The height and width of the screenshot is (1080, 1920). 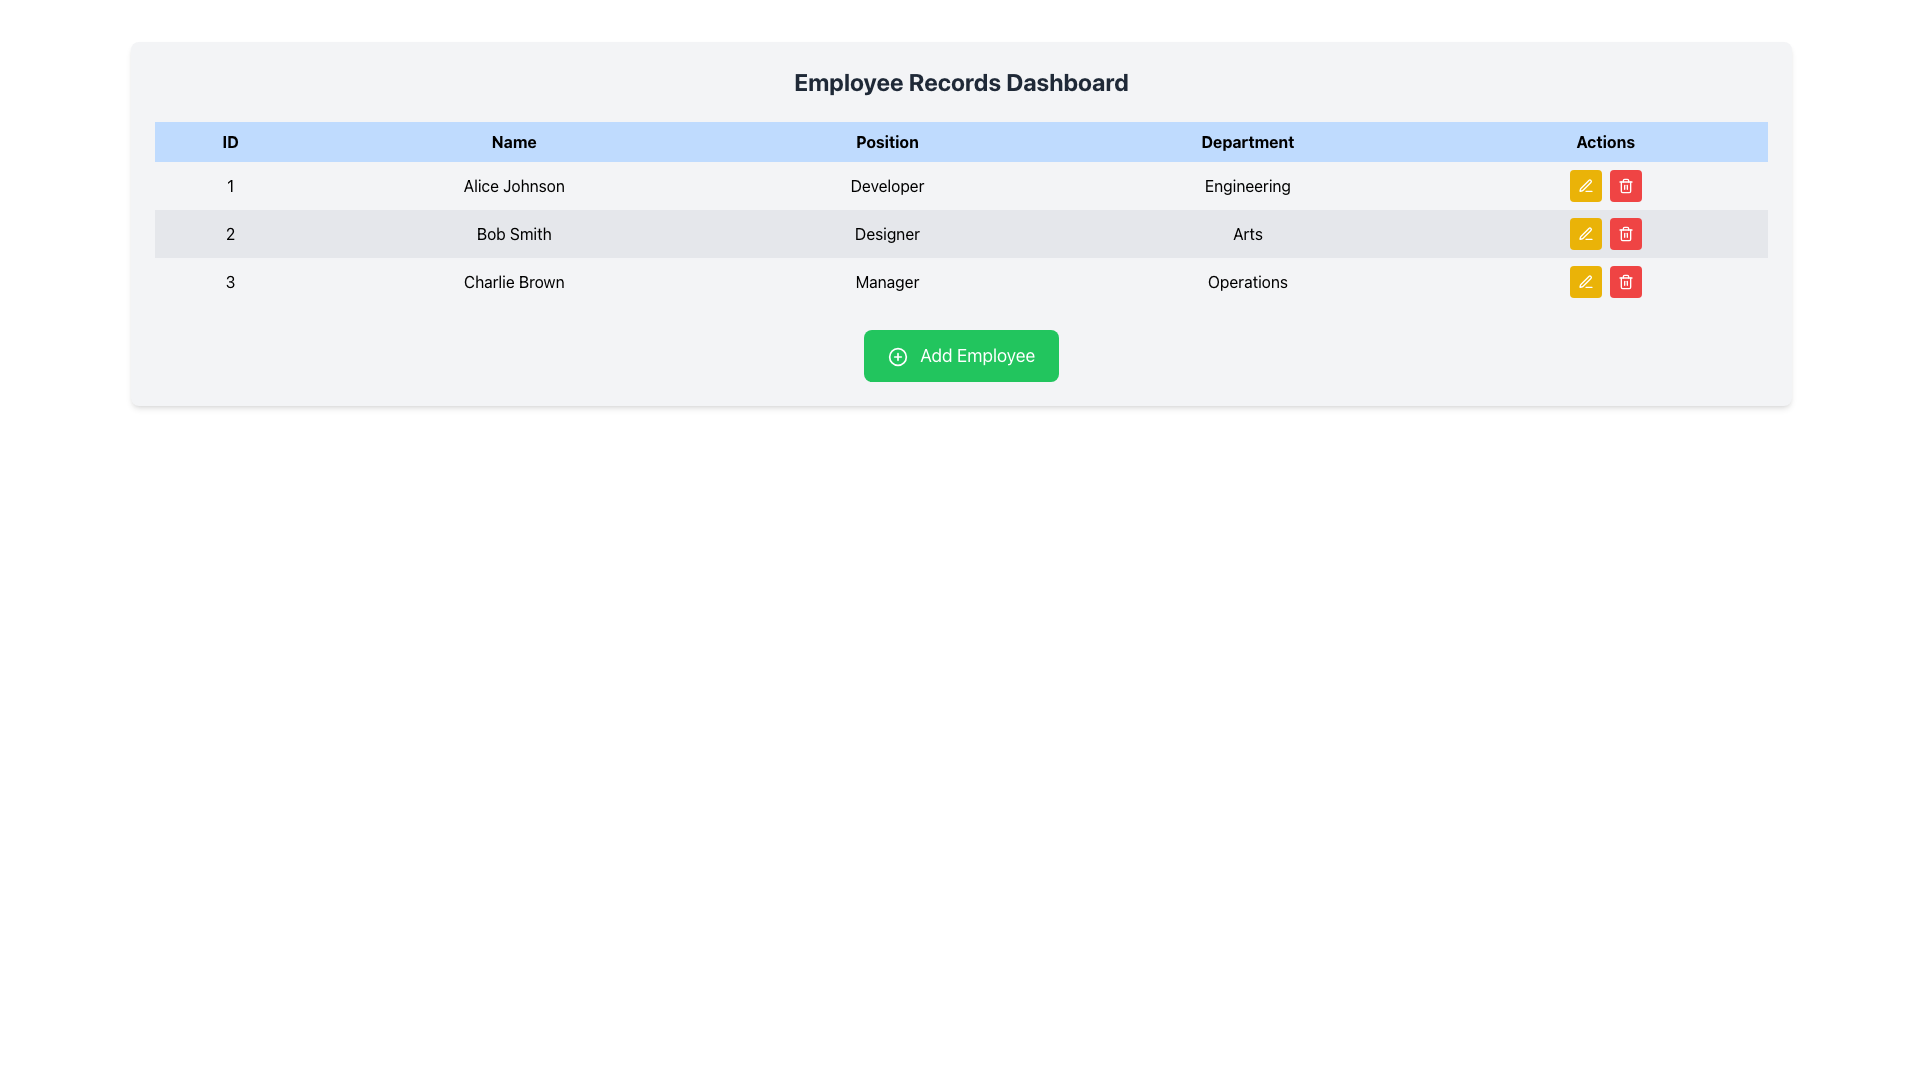 What do you see at coordinates (886, 141) in the screenshot?
I see `the centered text label displaying 'Position' in bold black text, which is part of the table header row for 'Employee Records Dashboard'` at bounding box center [886, 141].